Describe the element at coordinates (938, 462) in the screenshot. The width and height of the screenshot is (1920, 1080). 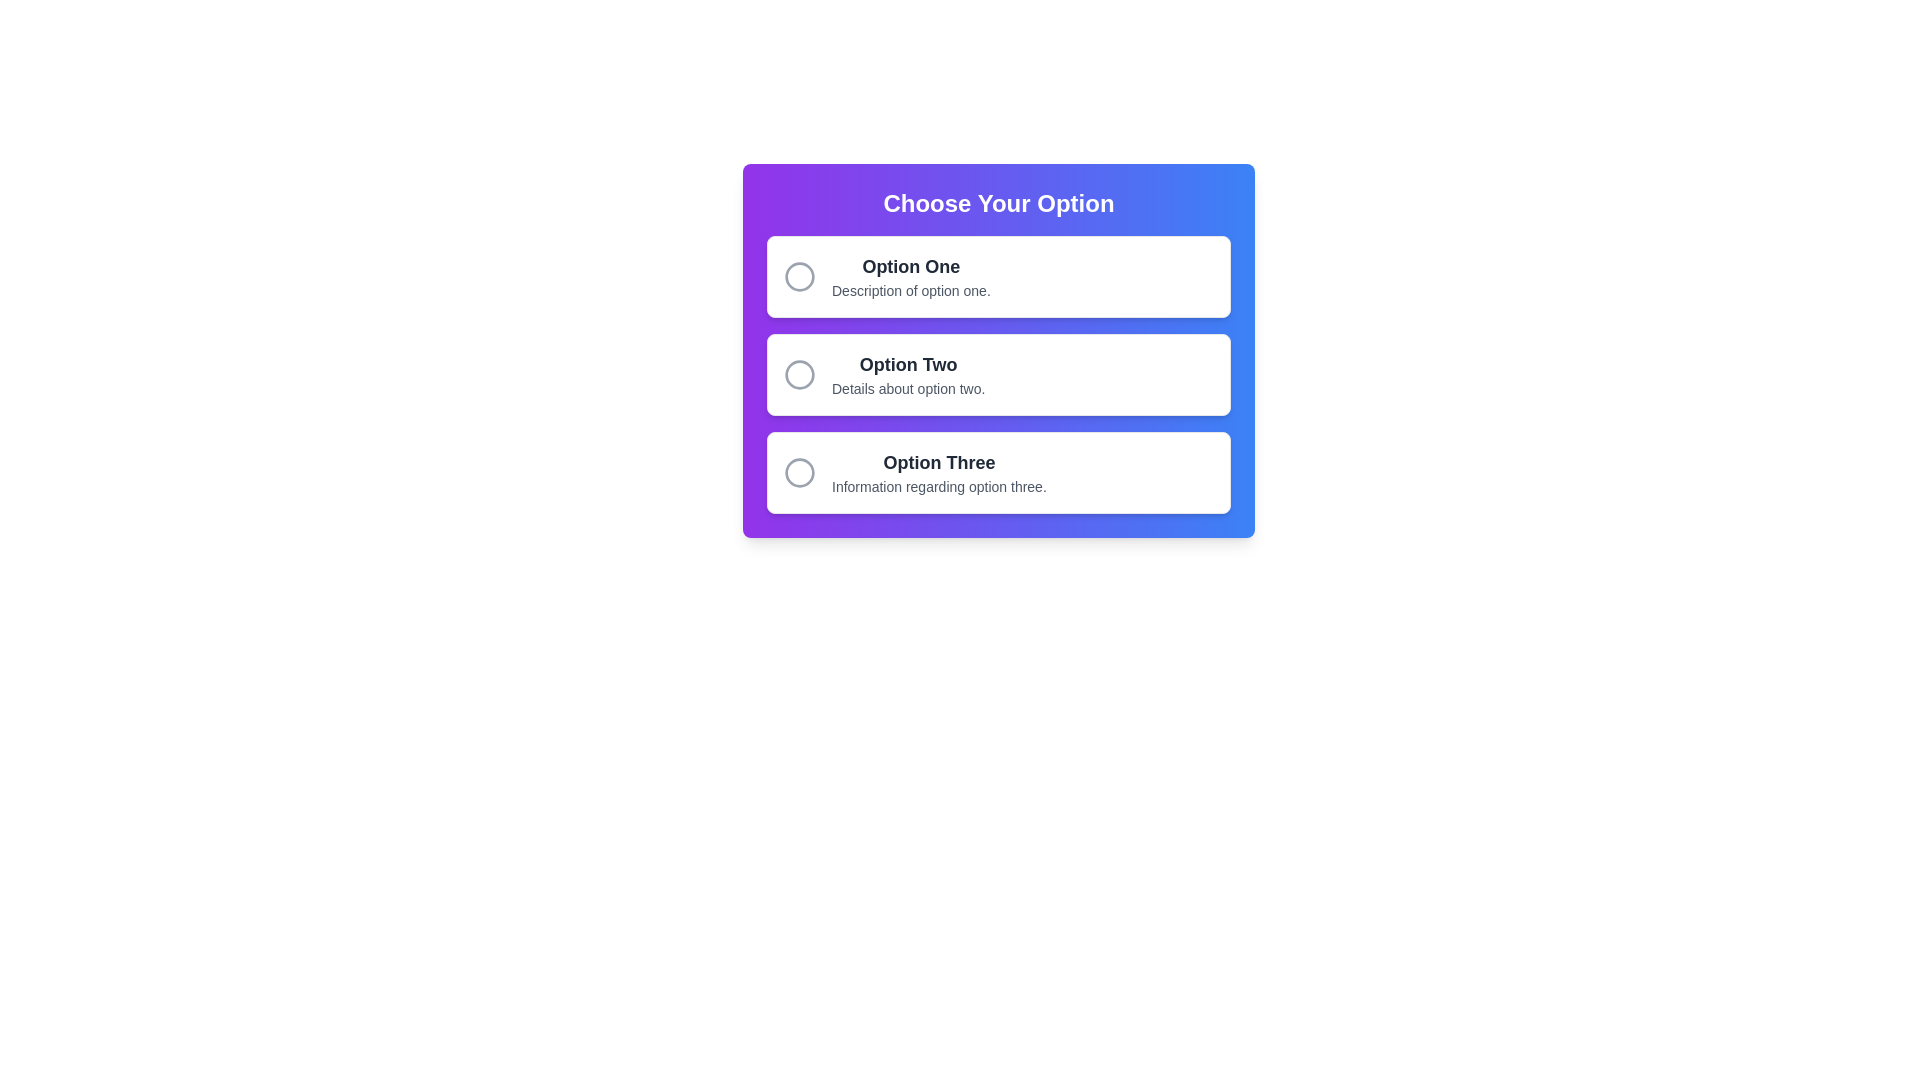
I see `the header text label for the third option in the vertical list, which helps users identify the choice` at that location.